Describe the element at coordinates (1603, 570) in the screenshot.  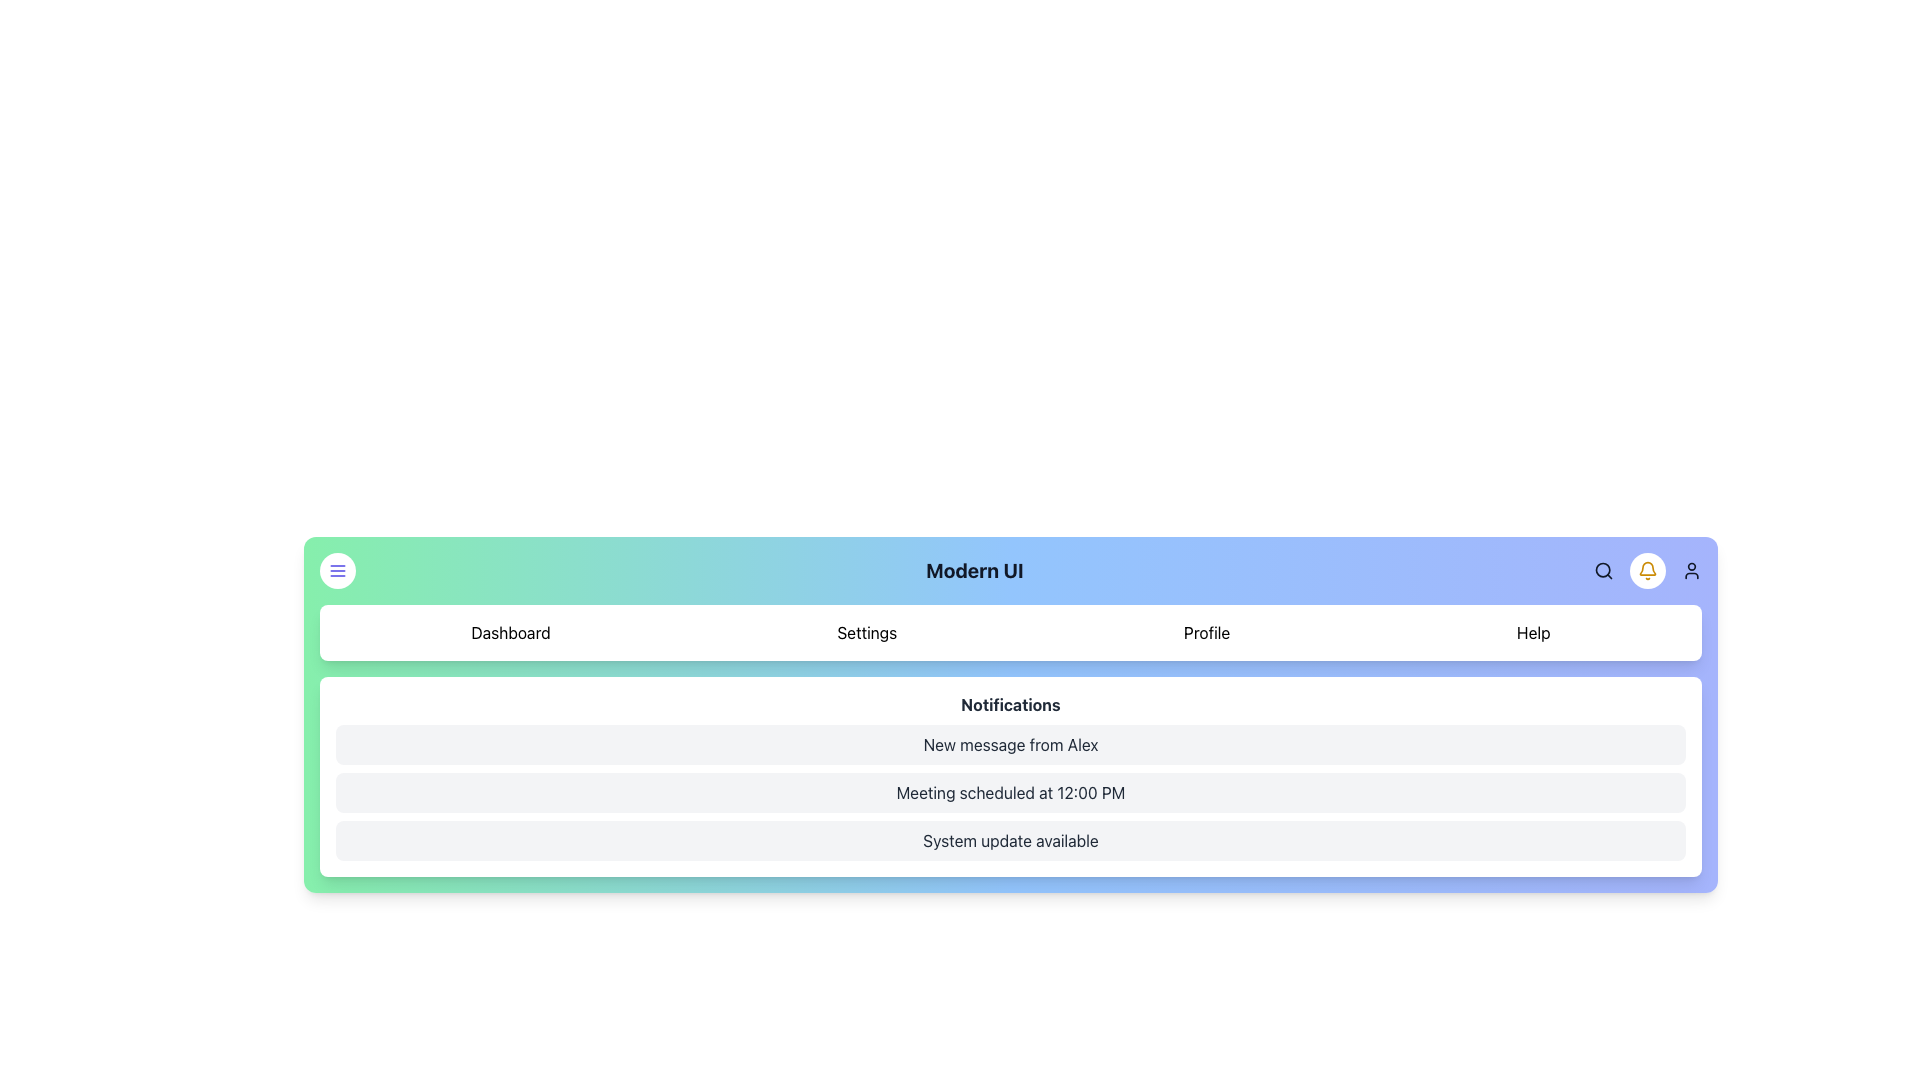
I see `the search icon represented by a magnifying glass symbol to initiate search` at that location.